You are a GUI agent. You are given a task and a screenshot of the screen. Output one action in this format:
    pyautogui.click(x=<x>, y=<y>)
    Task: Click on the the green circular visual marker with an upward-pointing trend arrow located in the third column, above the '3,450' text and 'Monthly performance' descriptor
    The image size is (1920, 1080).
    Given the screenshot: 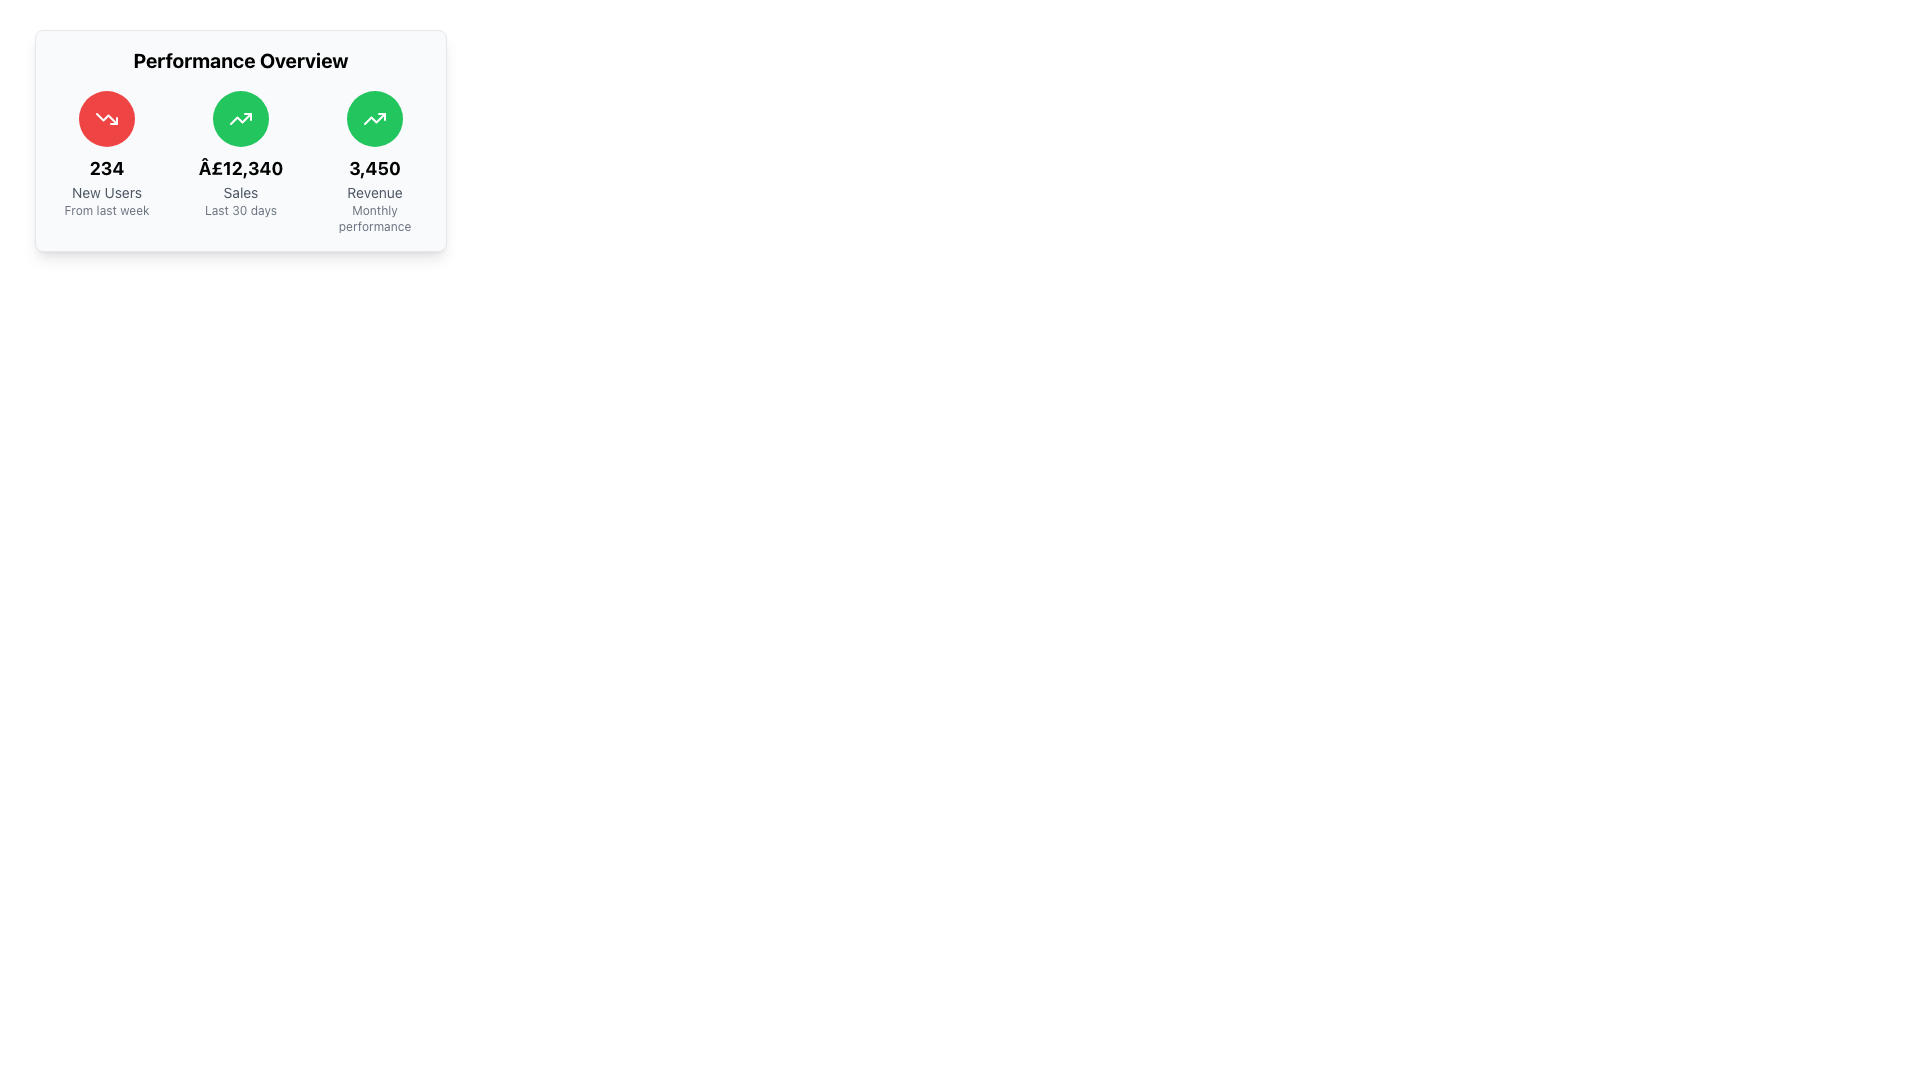 What is the action you would take?
    pyautogui.click(x=374, y=119)
    